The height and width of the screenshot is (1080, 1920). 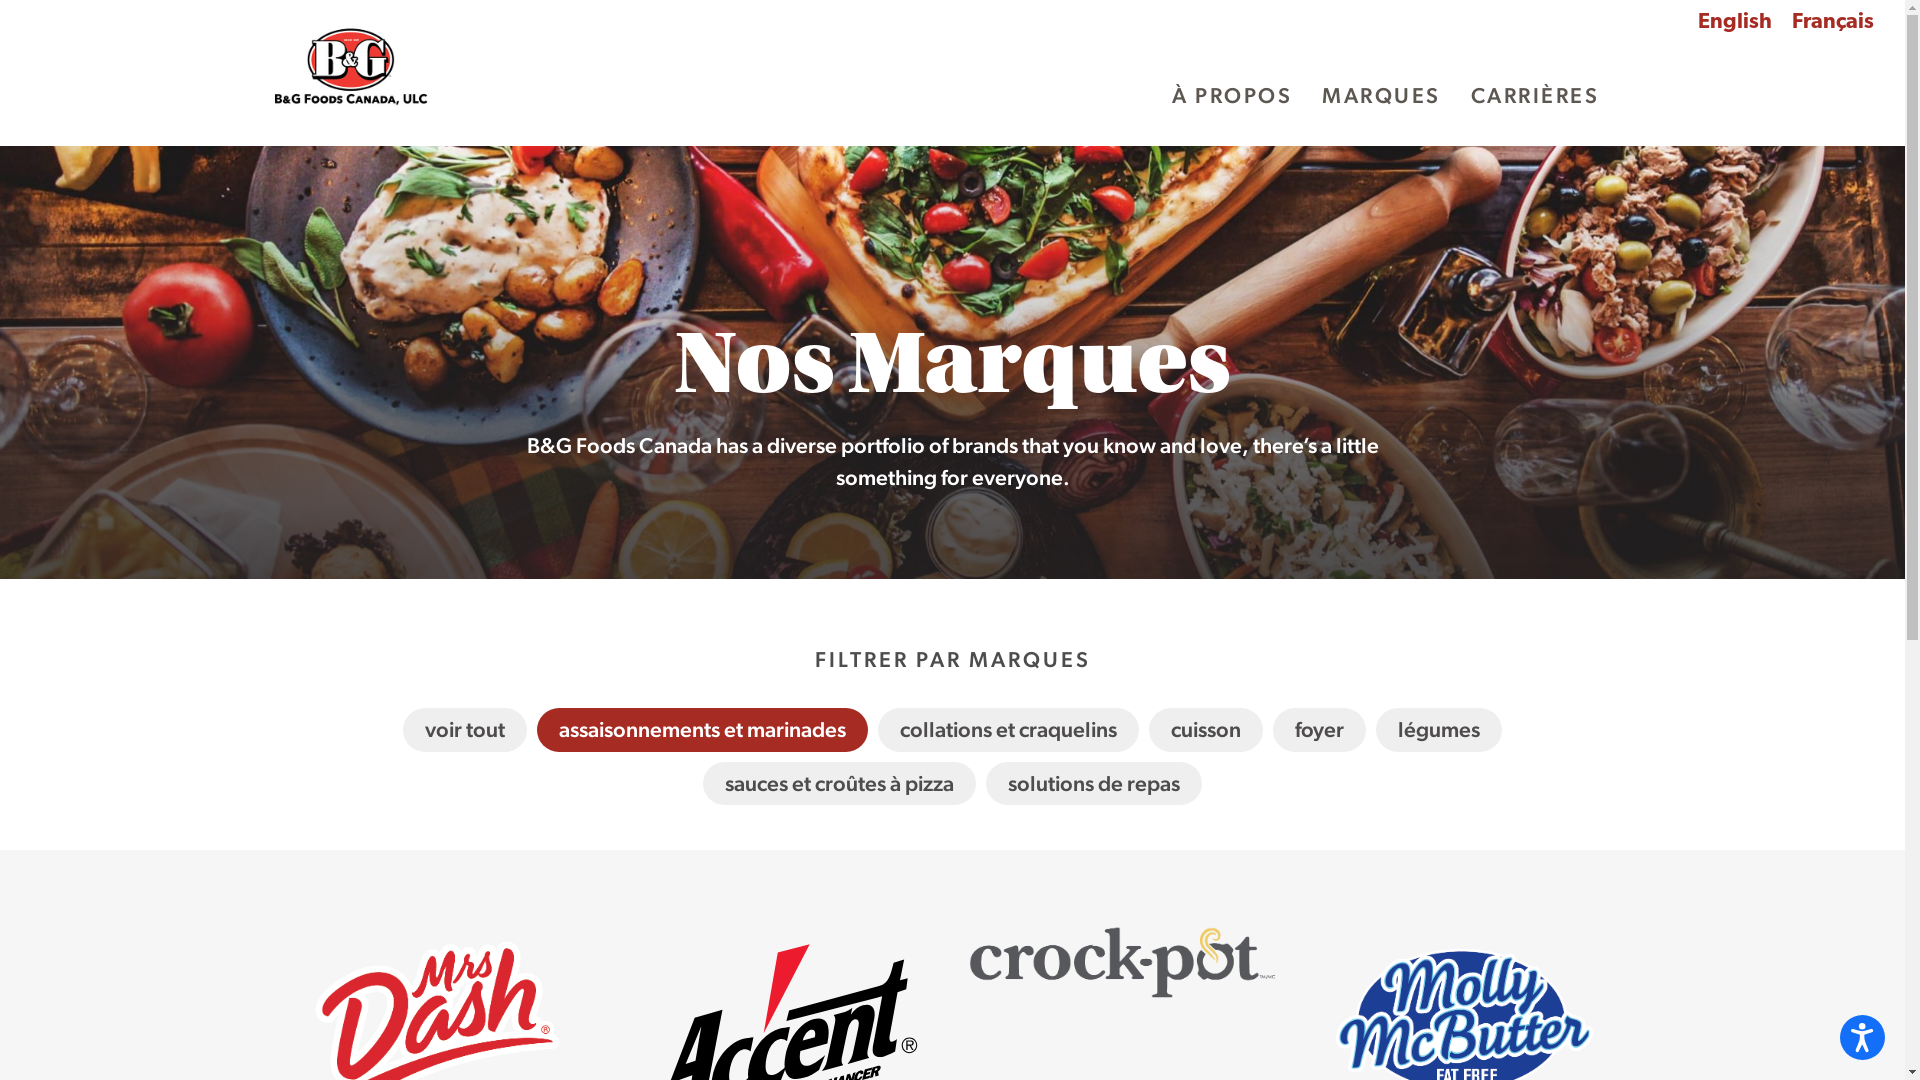 What do you see at coordinates (402, 729) in the screenshot?
I see `'voir tout'` at bounding box center [402, 729].